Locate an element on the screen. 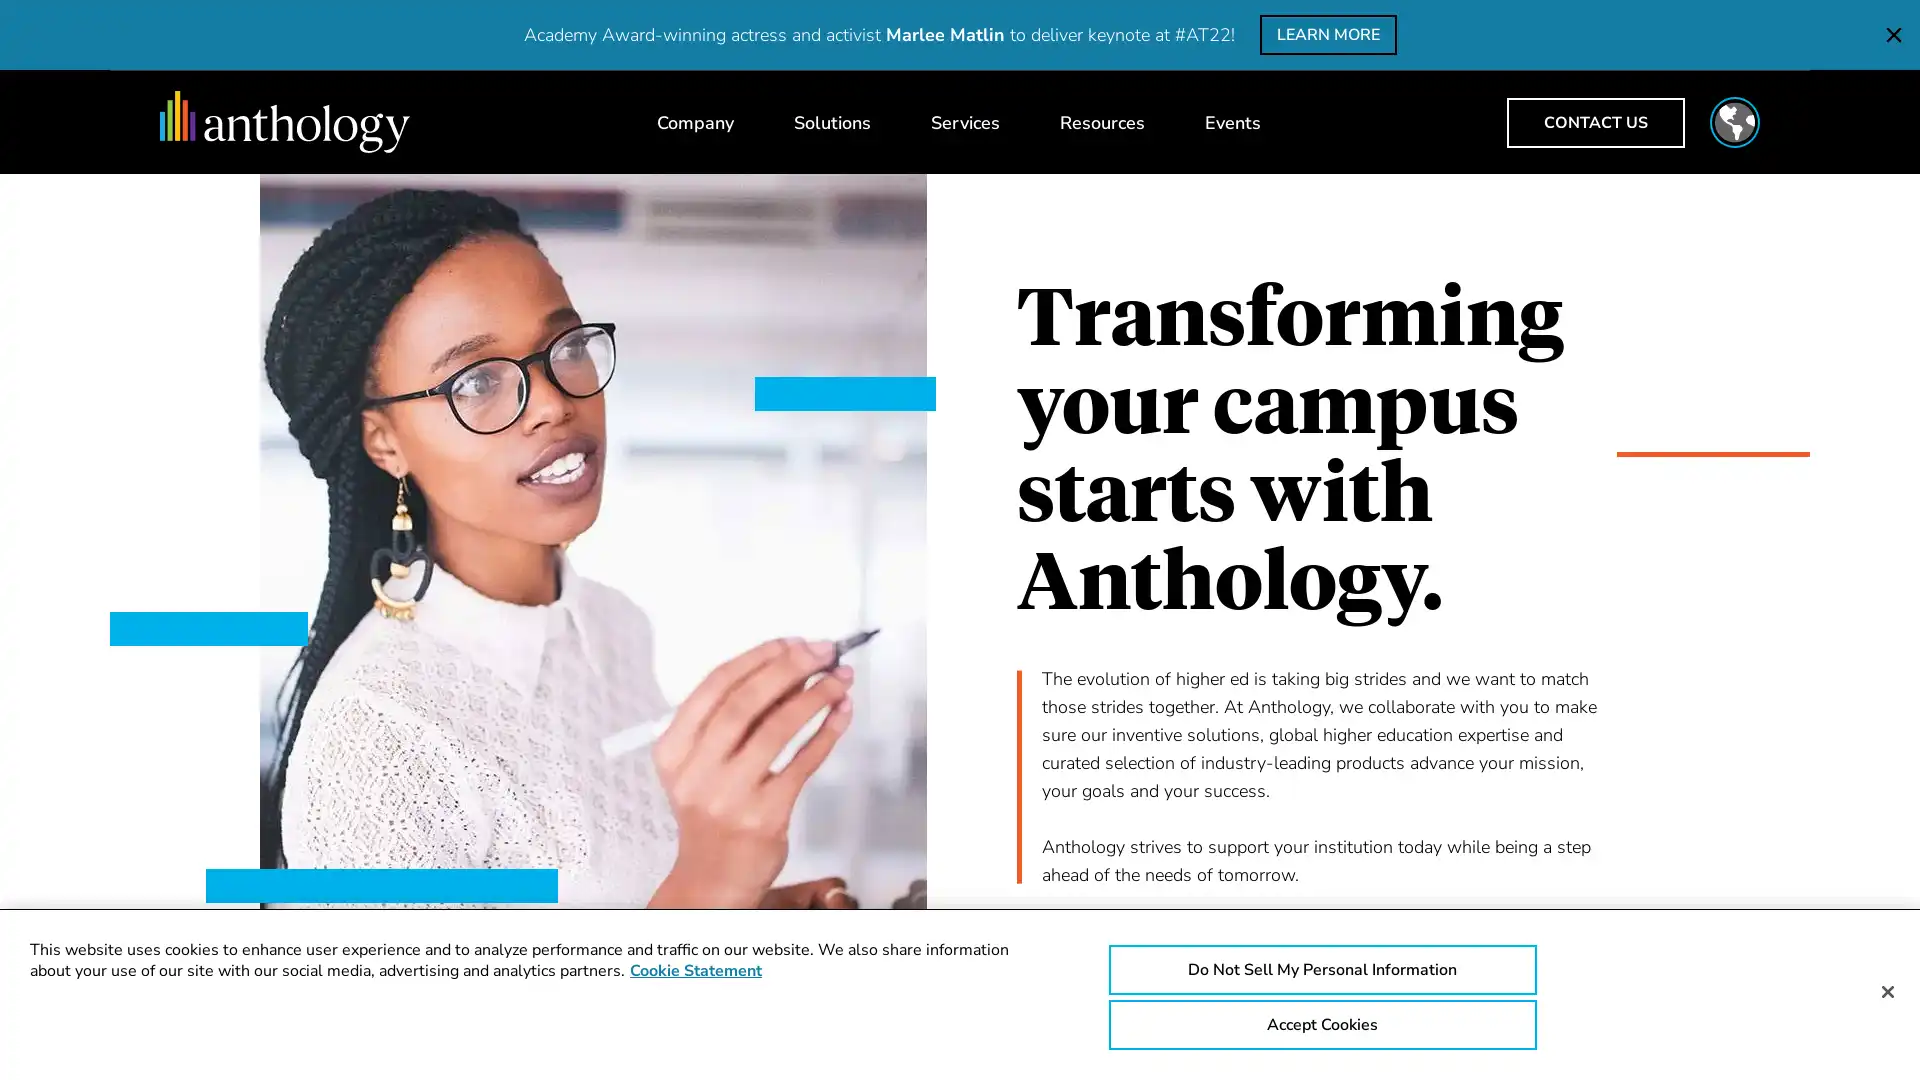 The width and height of the screenshot is (1920, 1080). Watch our overview video is located at coordinates (1170, 995).